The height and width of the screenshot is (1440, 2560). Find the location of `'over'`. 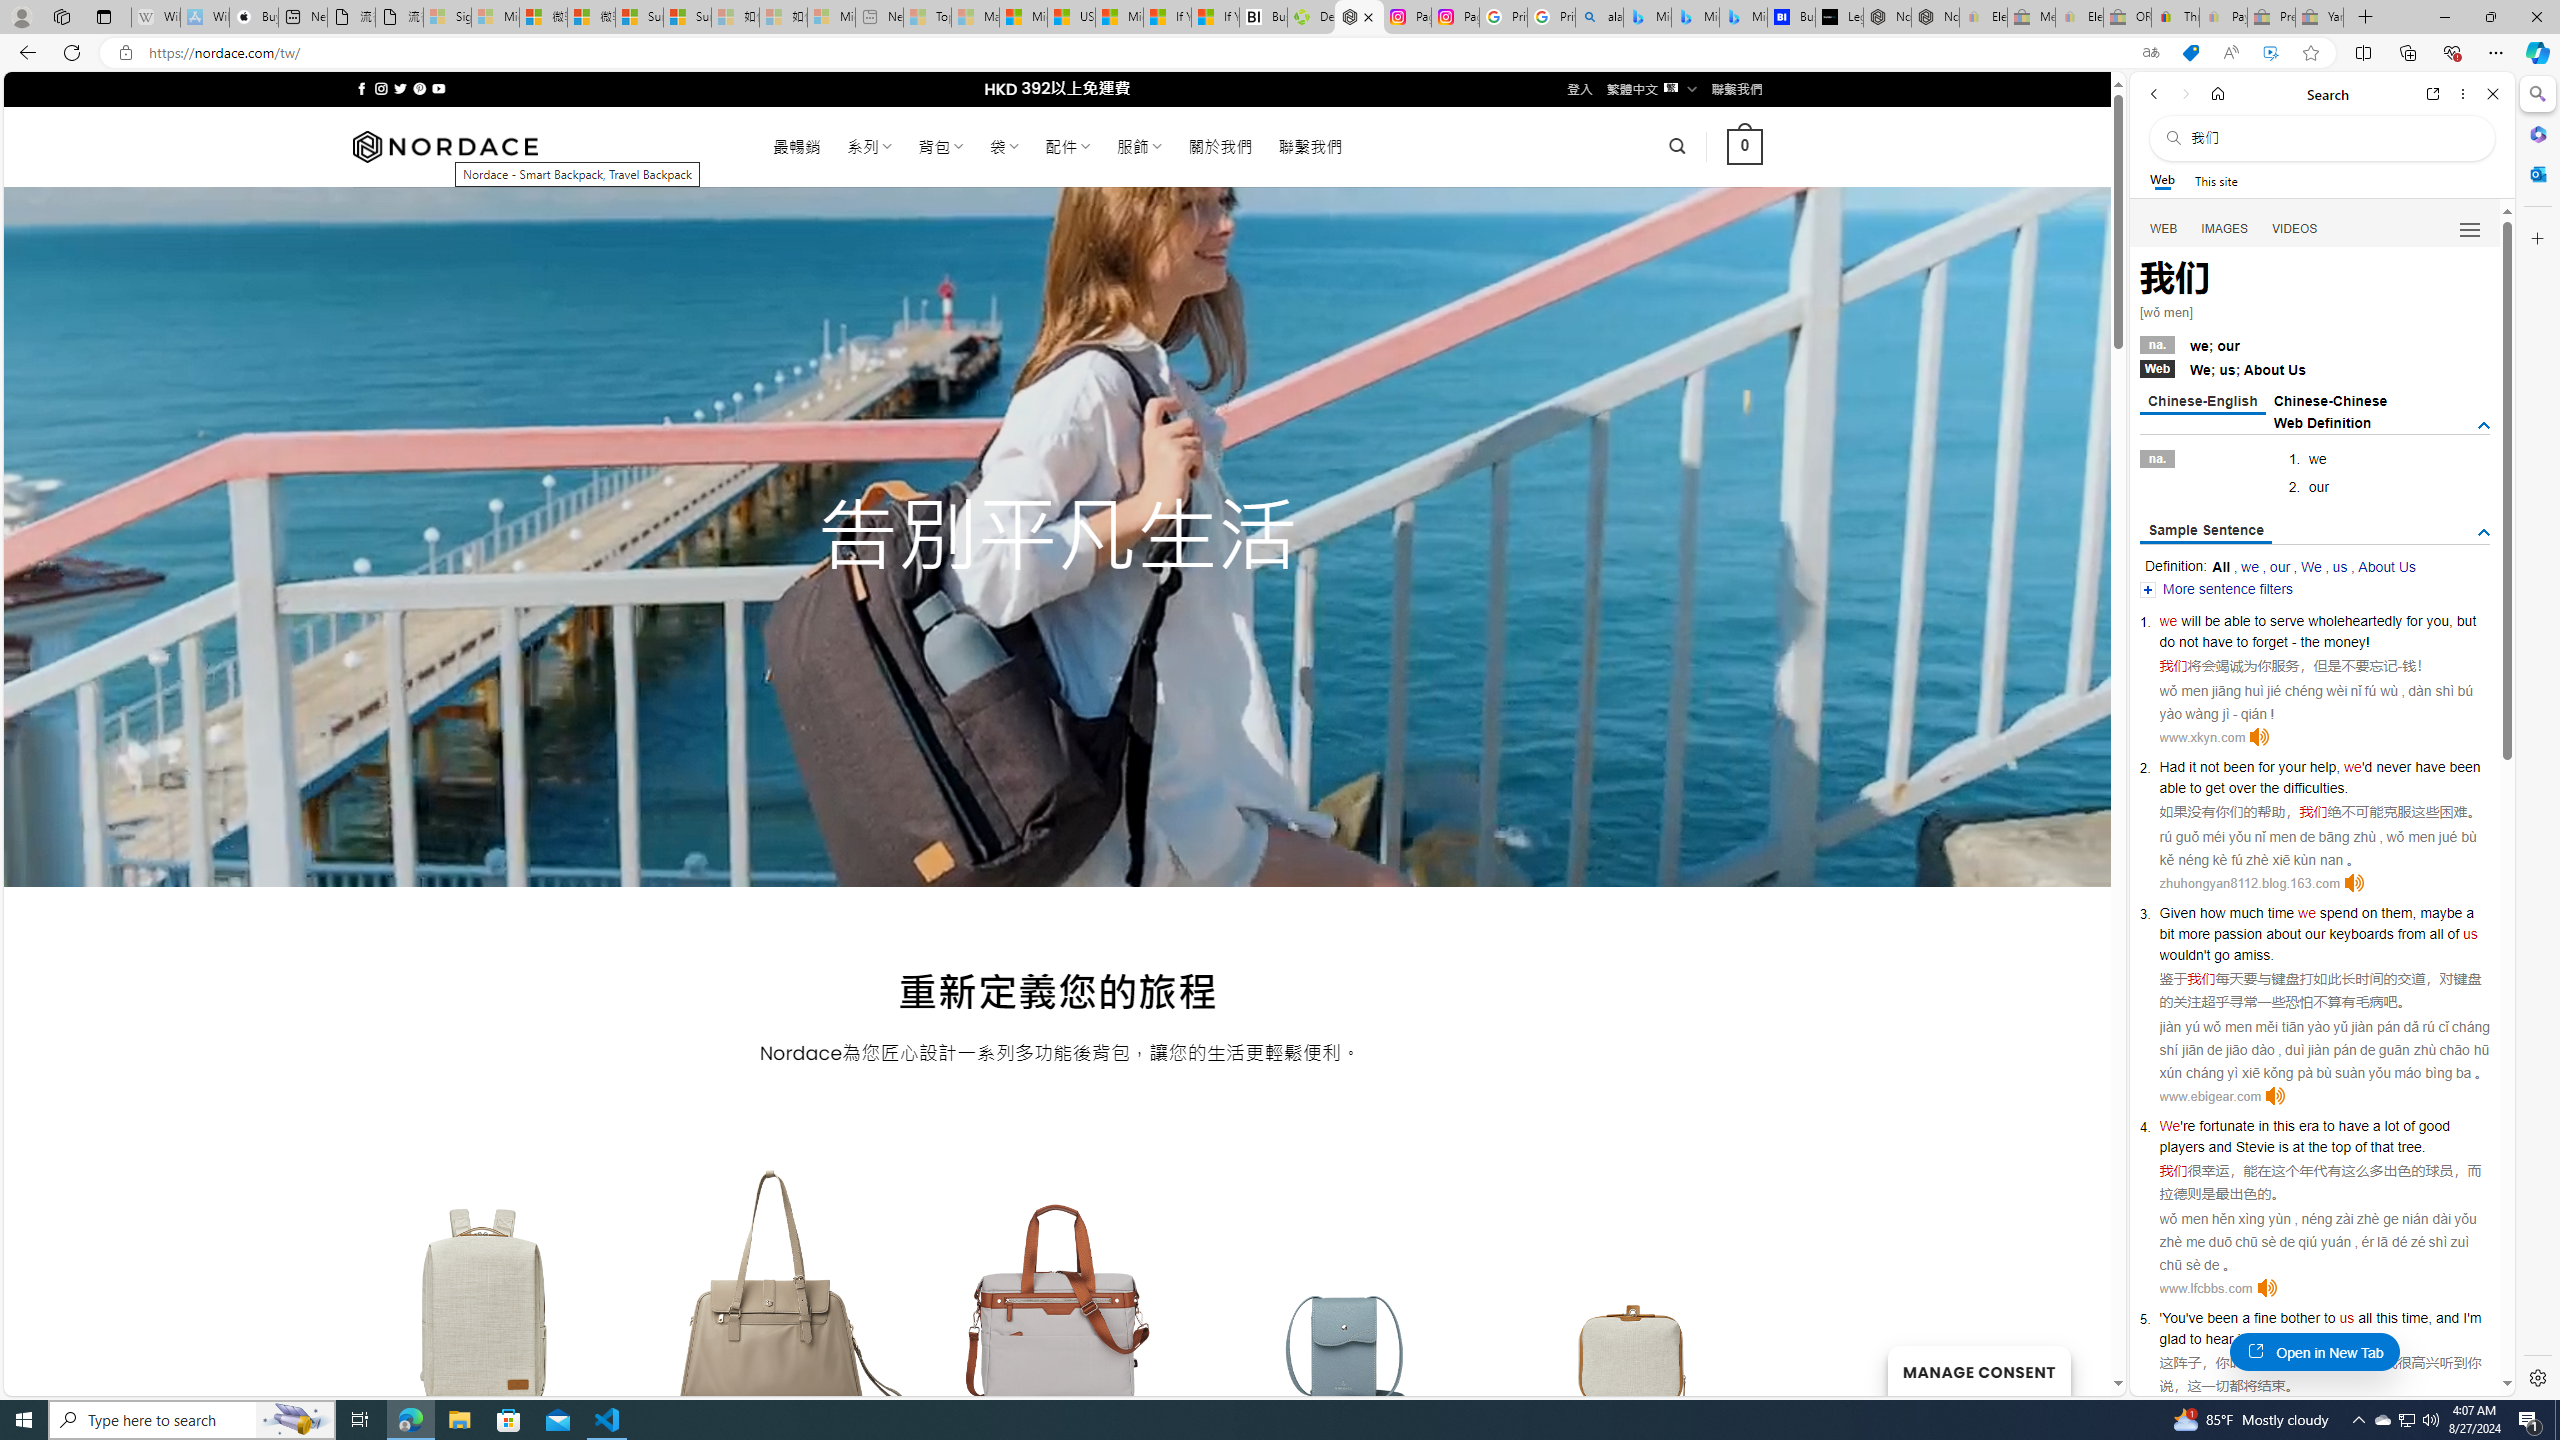

'over' is located at coordinates (2242, 788).